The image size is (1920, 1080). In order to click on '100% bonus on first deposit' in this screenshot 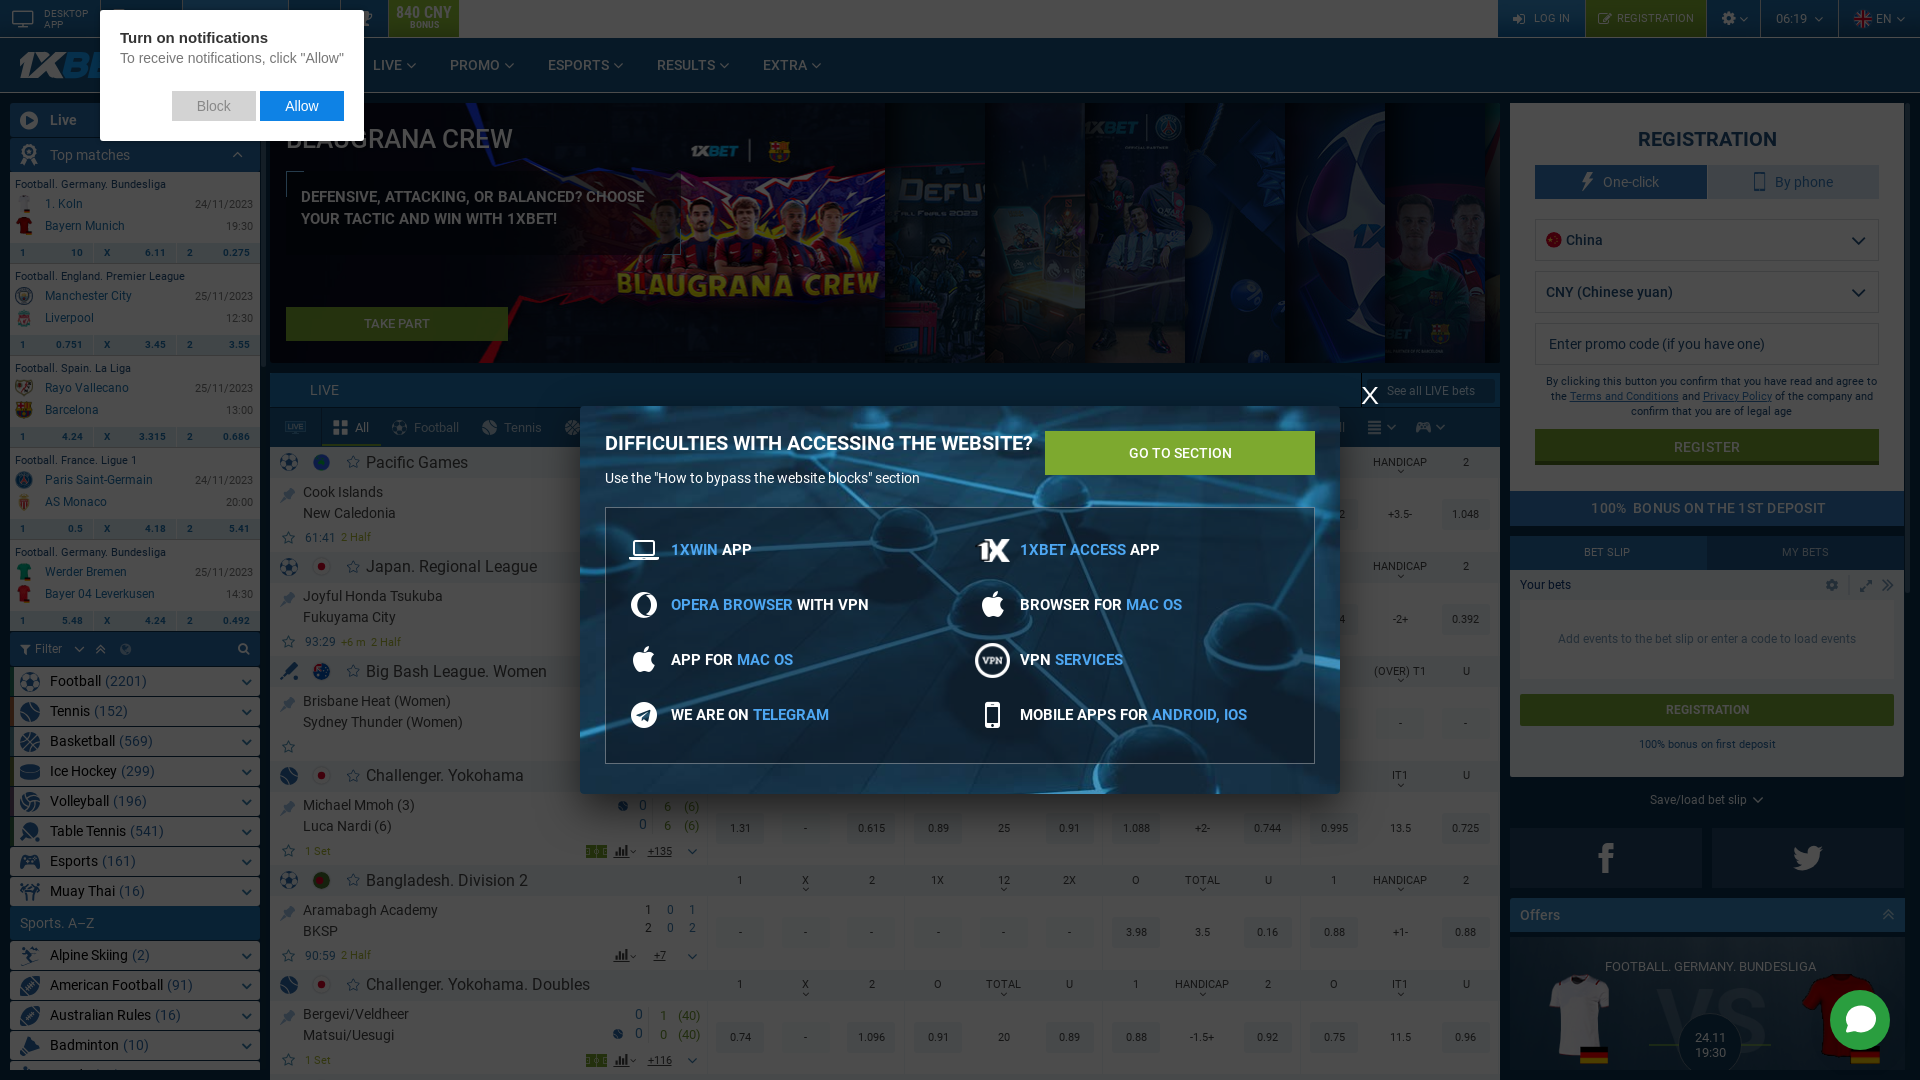, I will do `click(1705, 744)`.